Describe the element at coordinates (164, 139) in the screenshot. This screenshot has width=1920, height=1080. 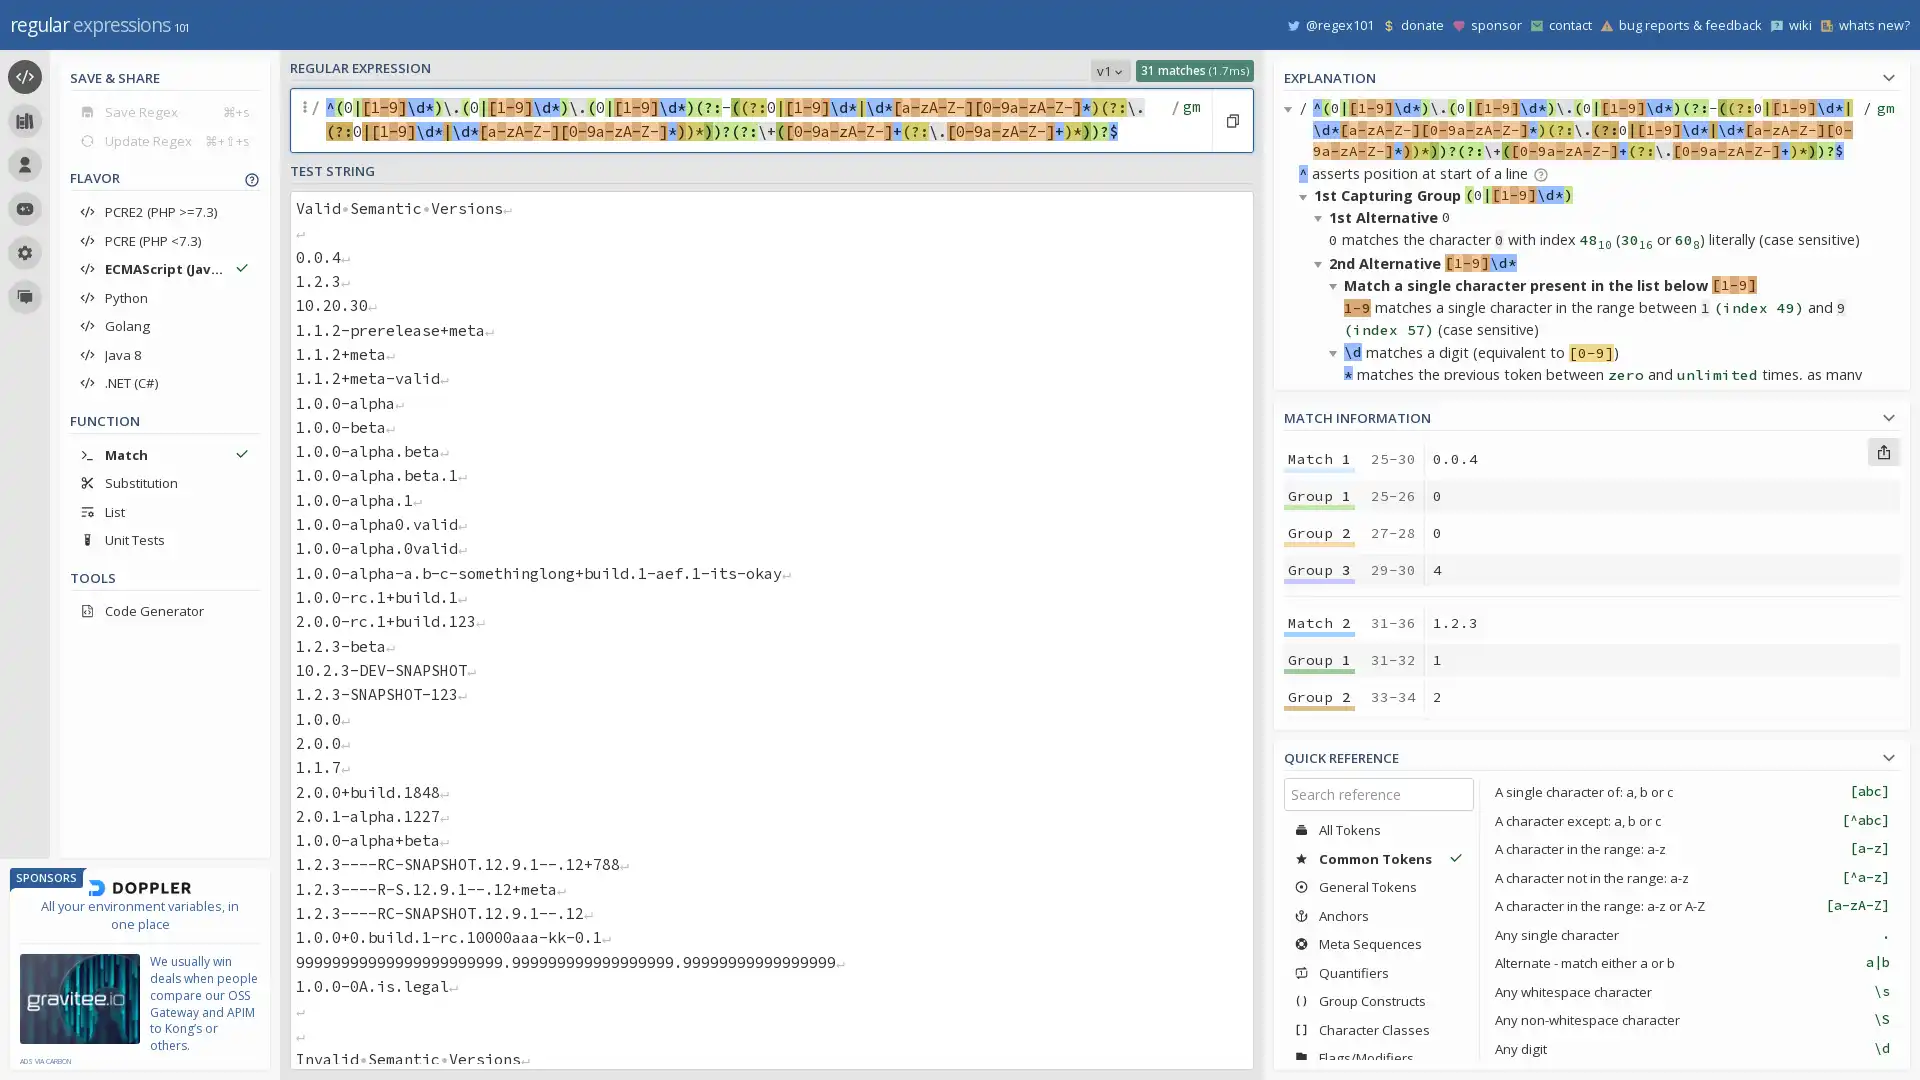
I see `Update Regex ++s` at that location.